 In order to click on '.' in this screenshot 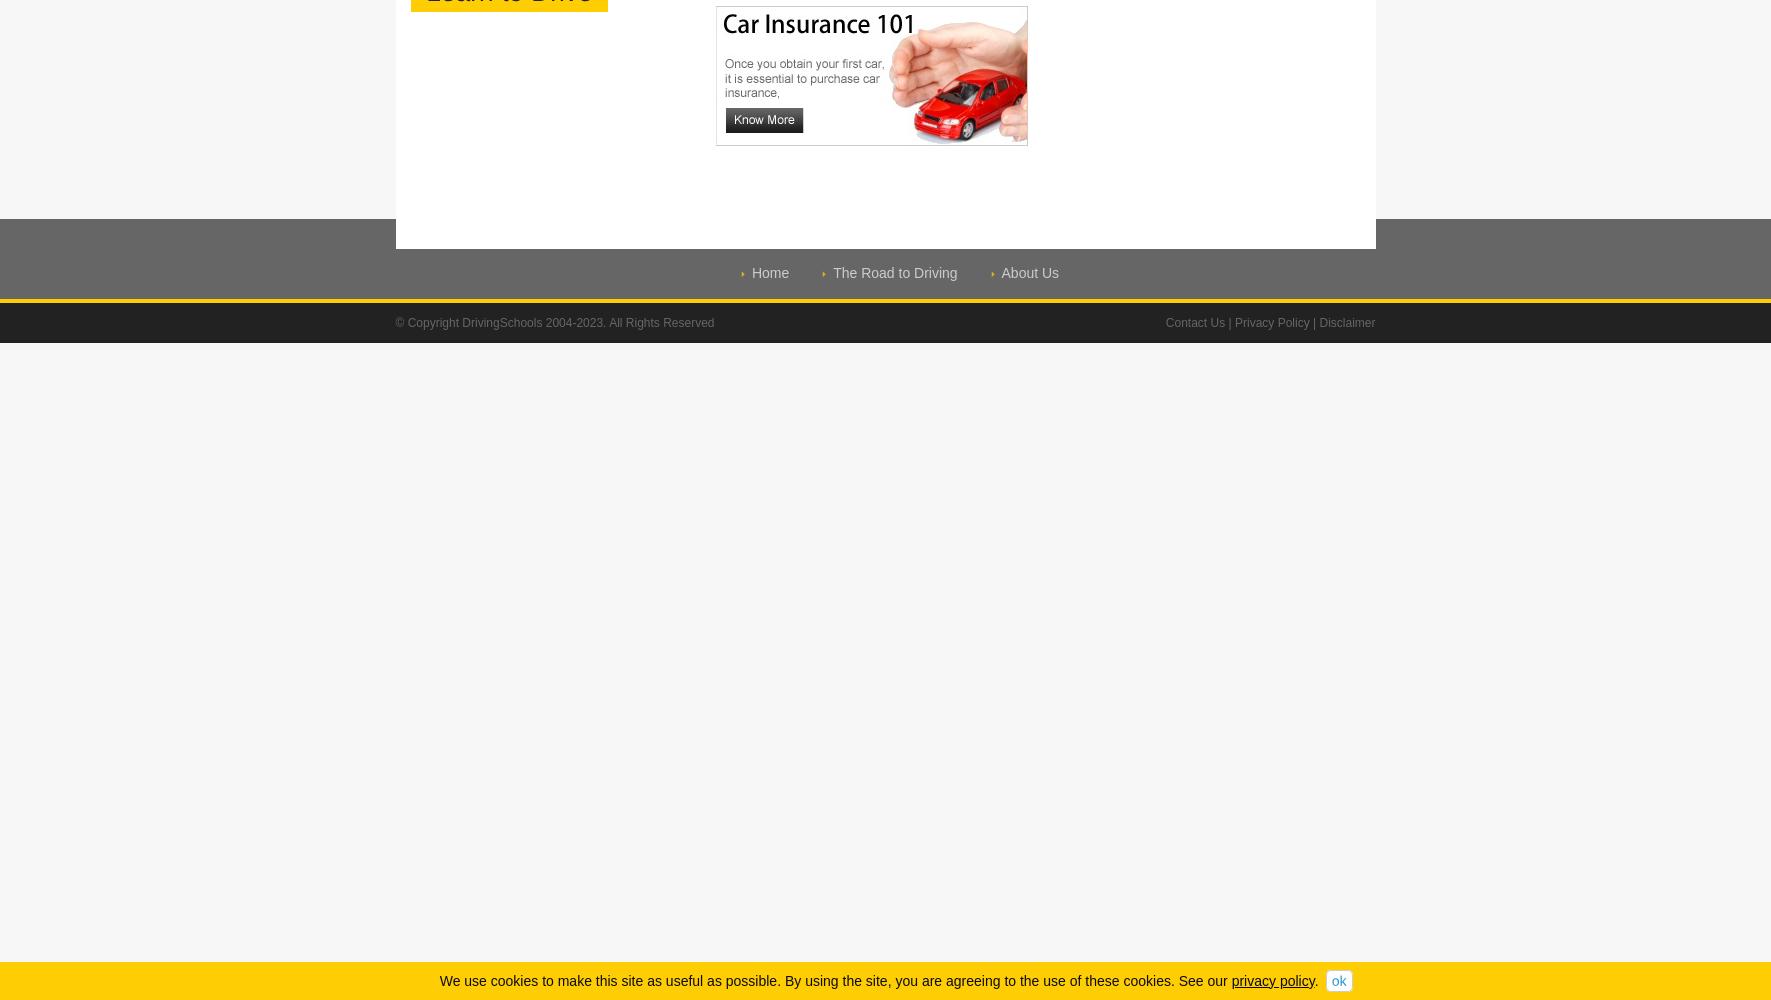, I will do `click(1318, 979)`.